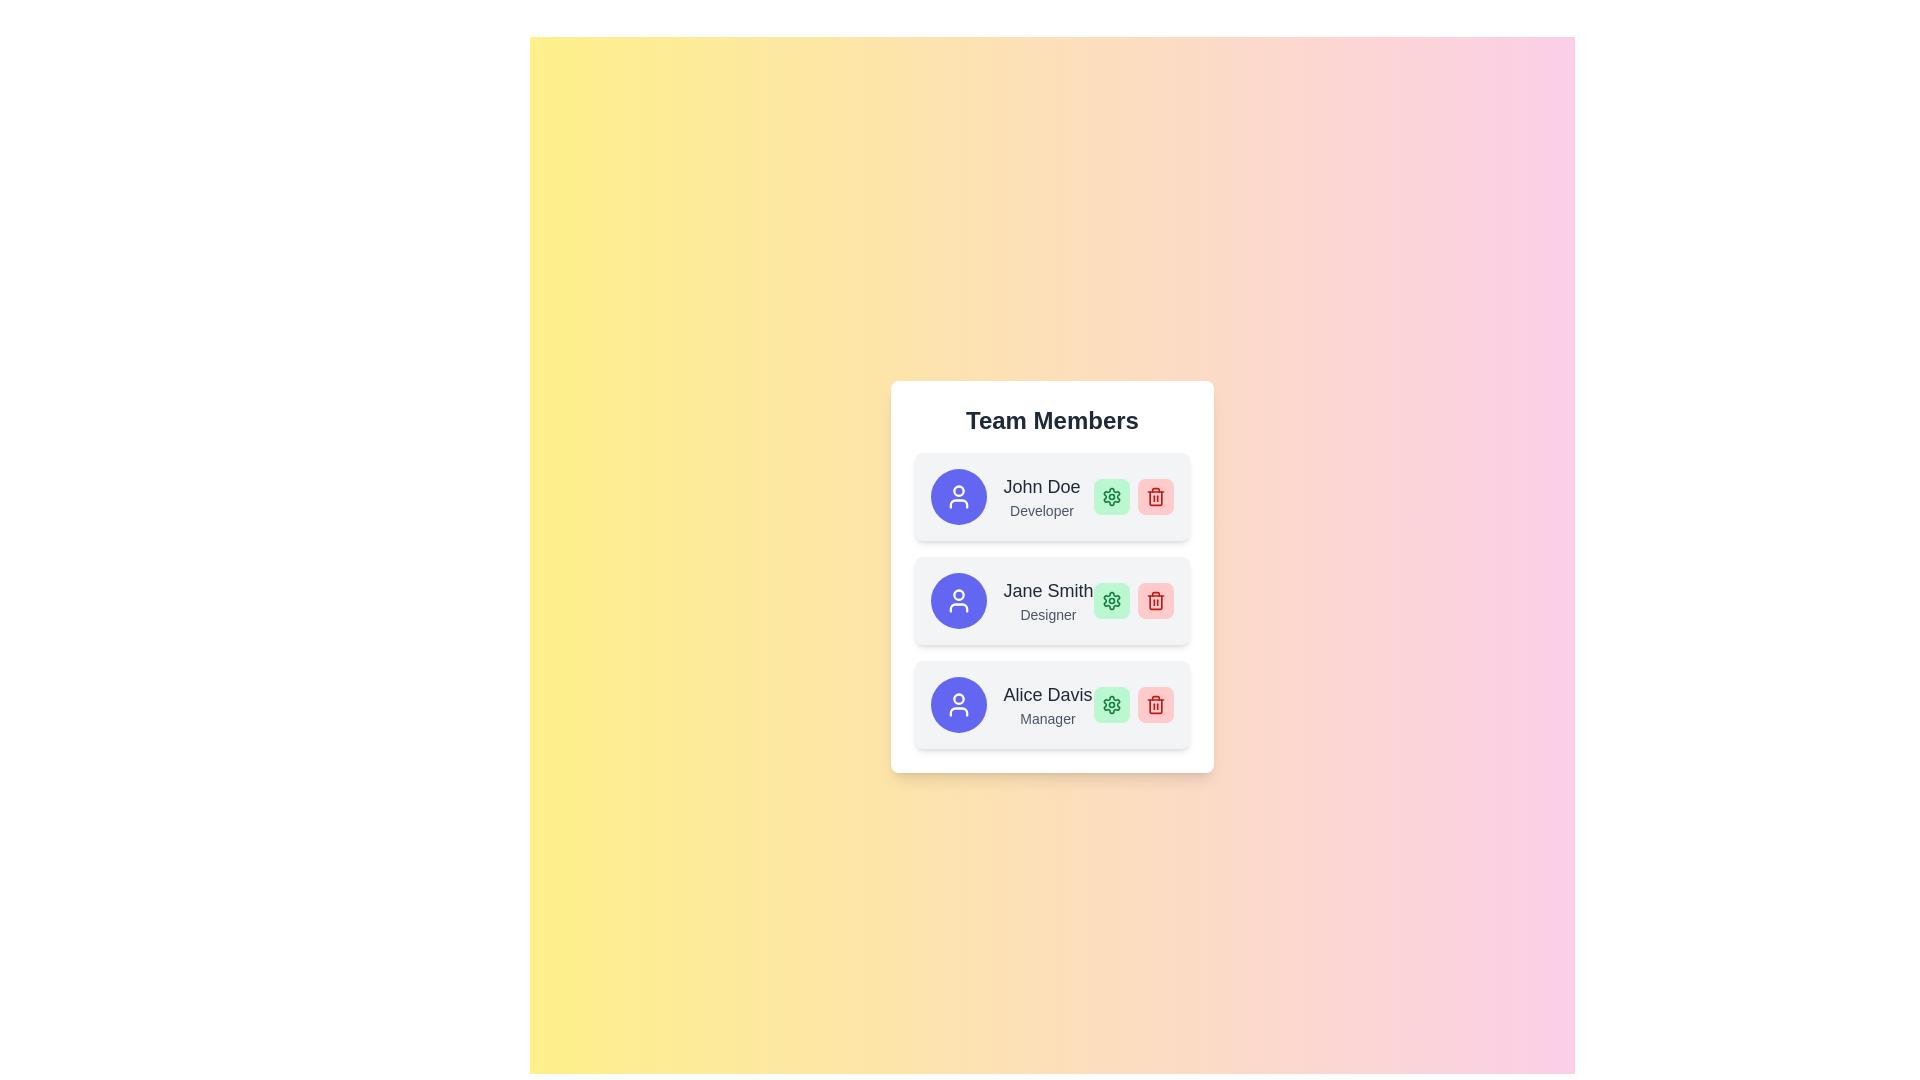 The width and height of the screenshot is (1920, 1080). Describe the element at coordinates (1012, 704) in the screenshot. I see `the user name 'Alice Davis' in the User profile display component for actions` at that location.